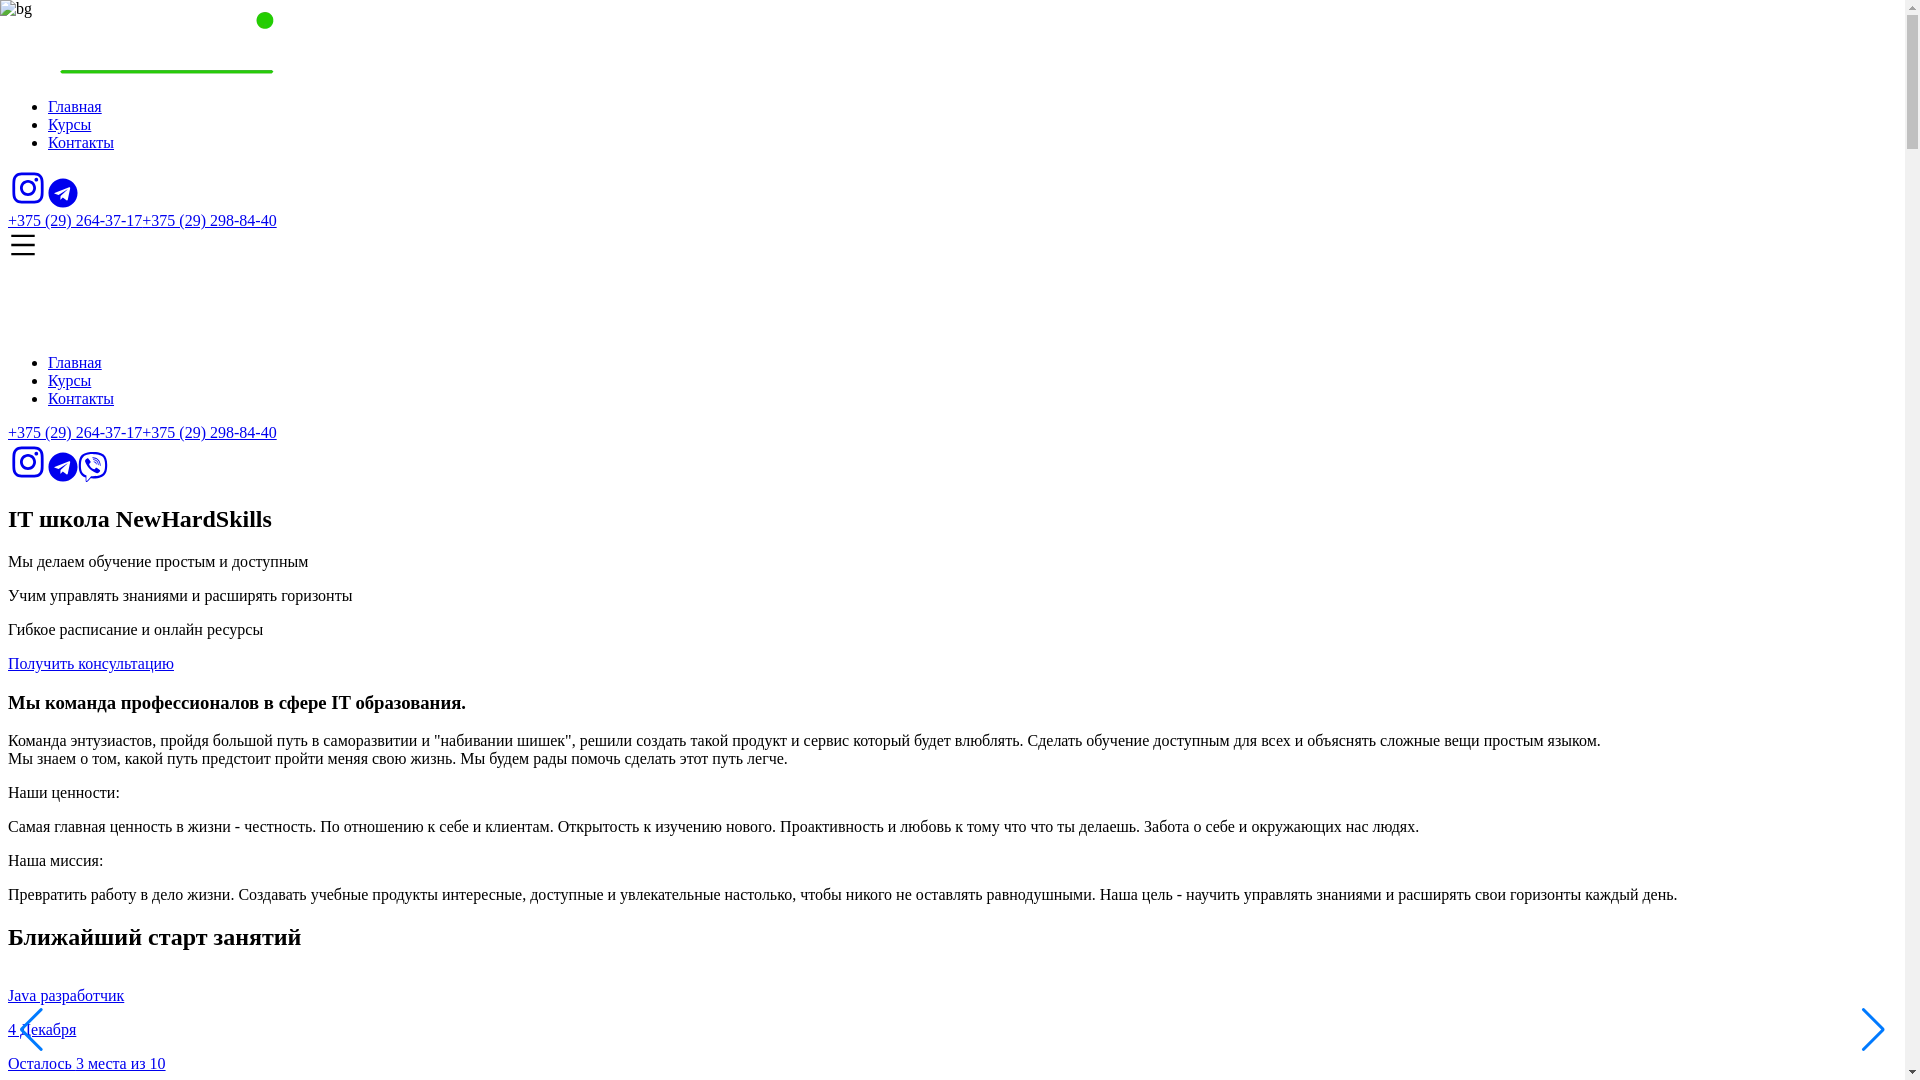  Describe the element at coordinates (209, 431) in the screenshot. I see `'+375 (29) 298-84-40'` at that location.